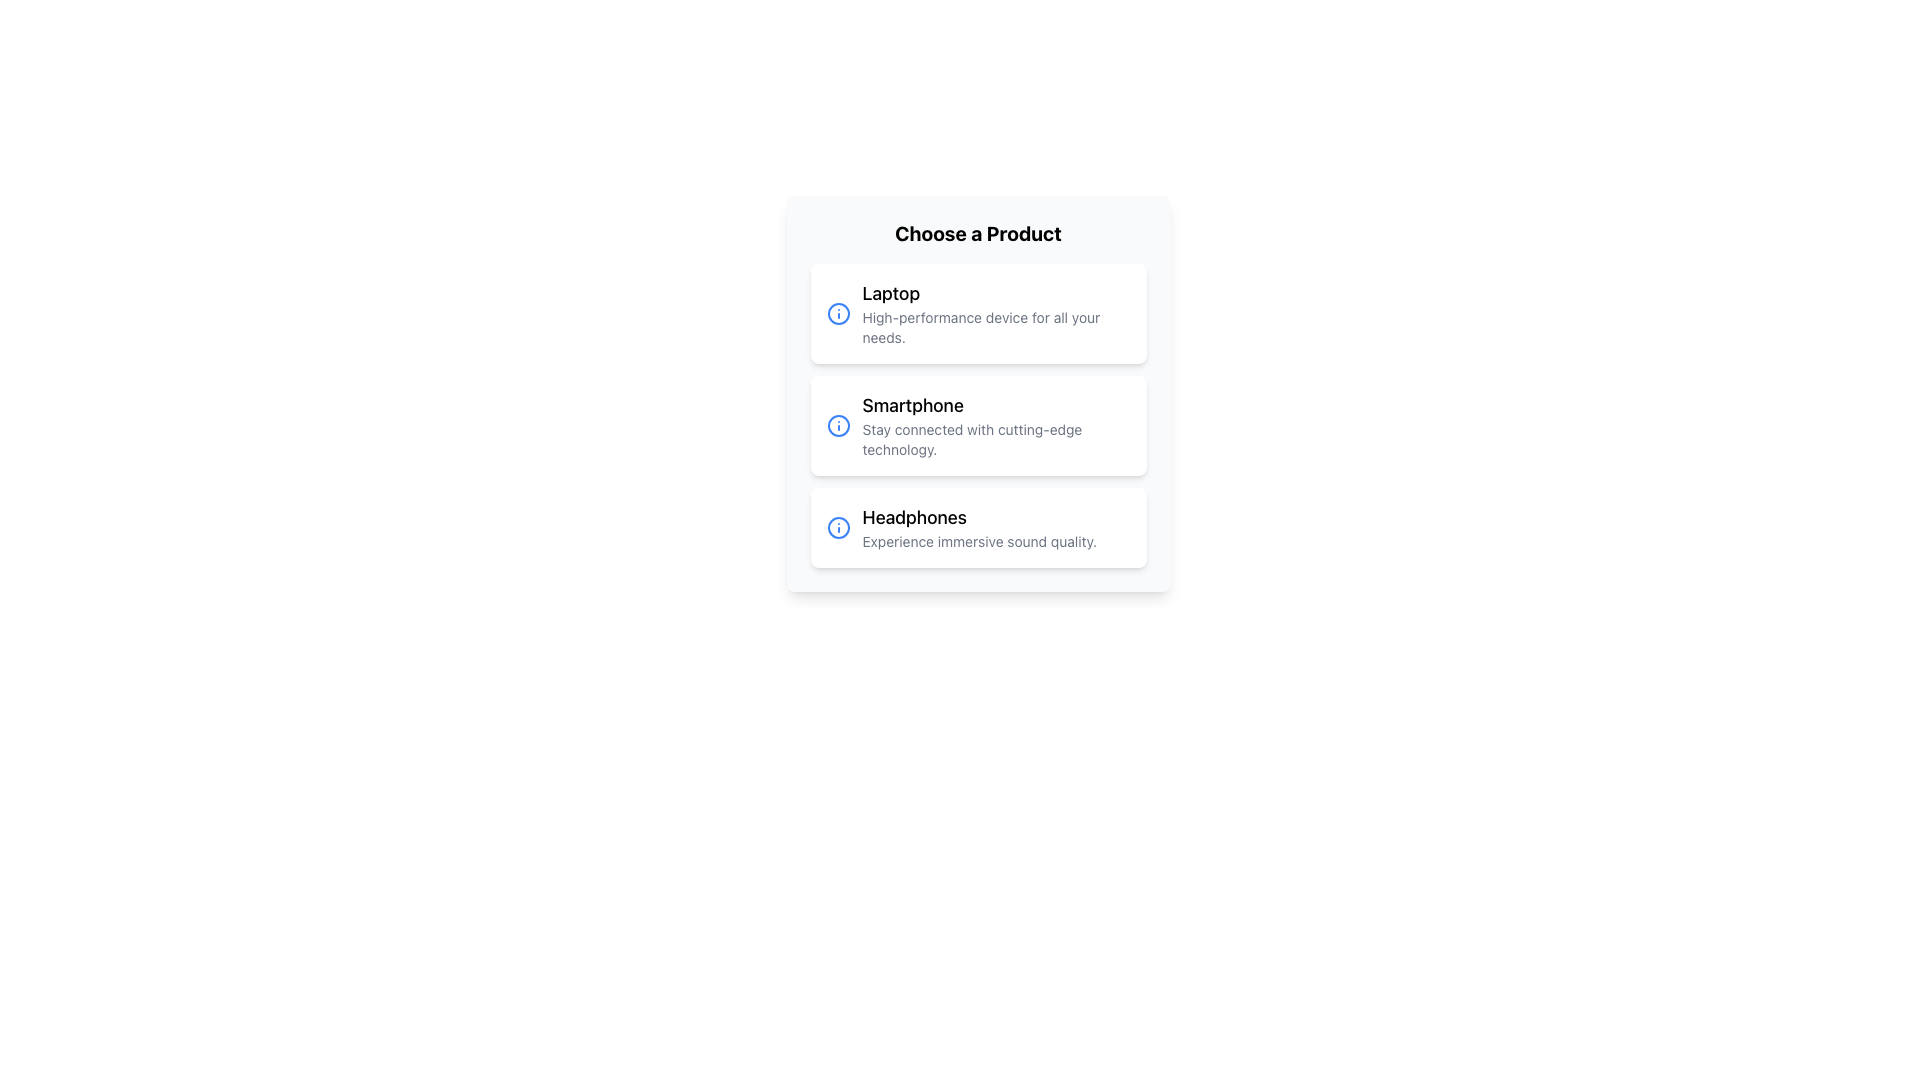  Describe the element at coordinates (996, 424) in the screenshot. I see `the Label element displaying the title 'Smartphone' and subtitle 'Stay connected with cutting-edge technology.' which is the second item in a vertical list of selectable options` at that location.